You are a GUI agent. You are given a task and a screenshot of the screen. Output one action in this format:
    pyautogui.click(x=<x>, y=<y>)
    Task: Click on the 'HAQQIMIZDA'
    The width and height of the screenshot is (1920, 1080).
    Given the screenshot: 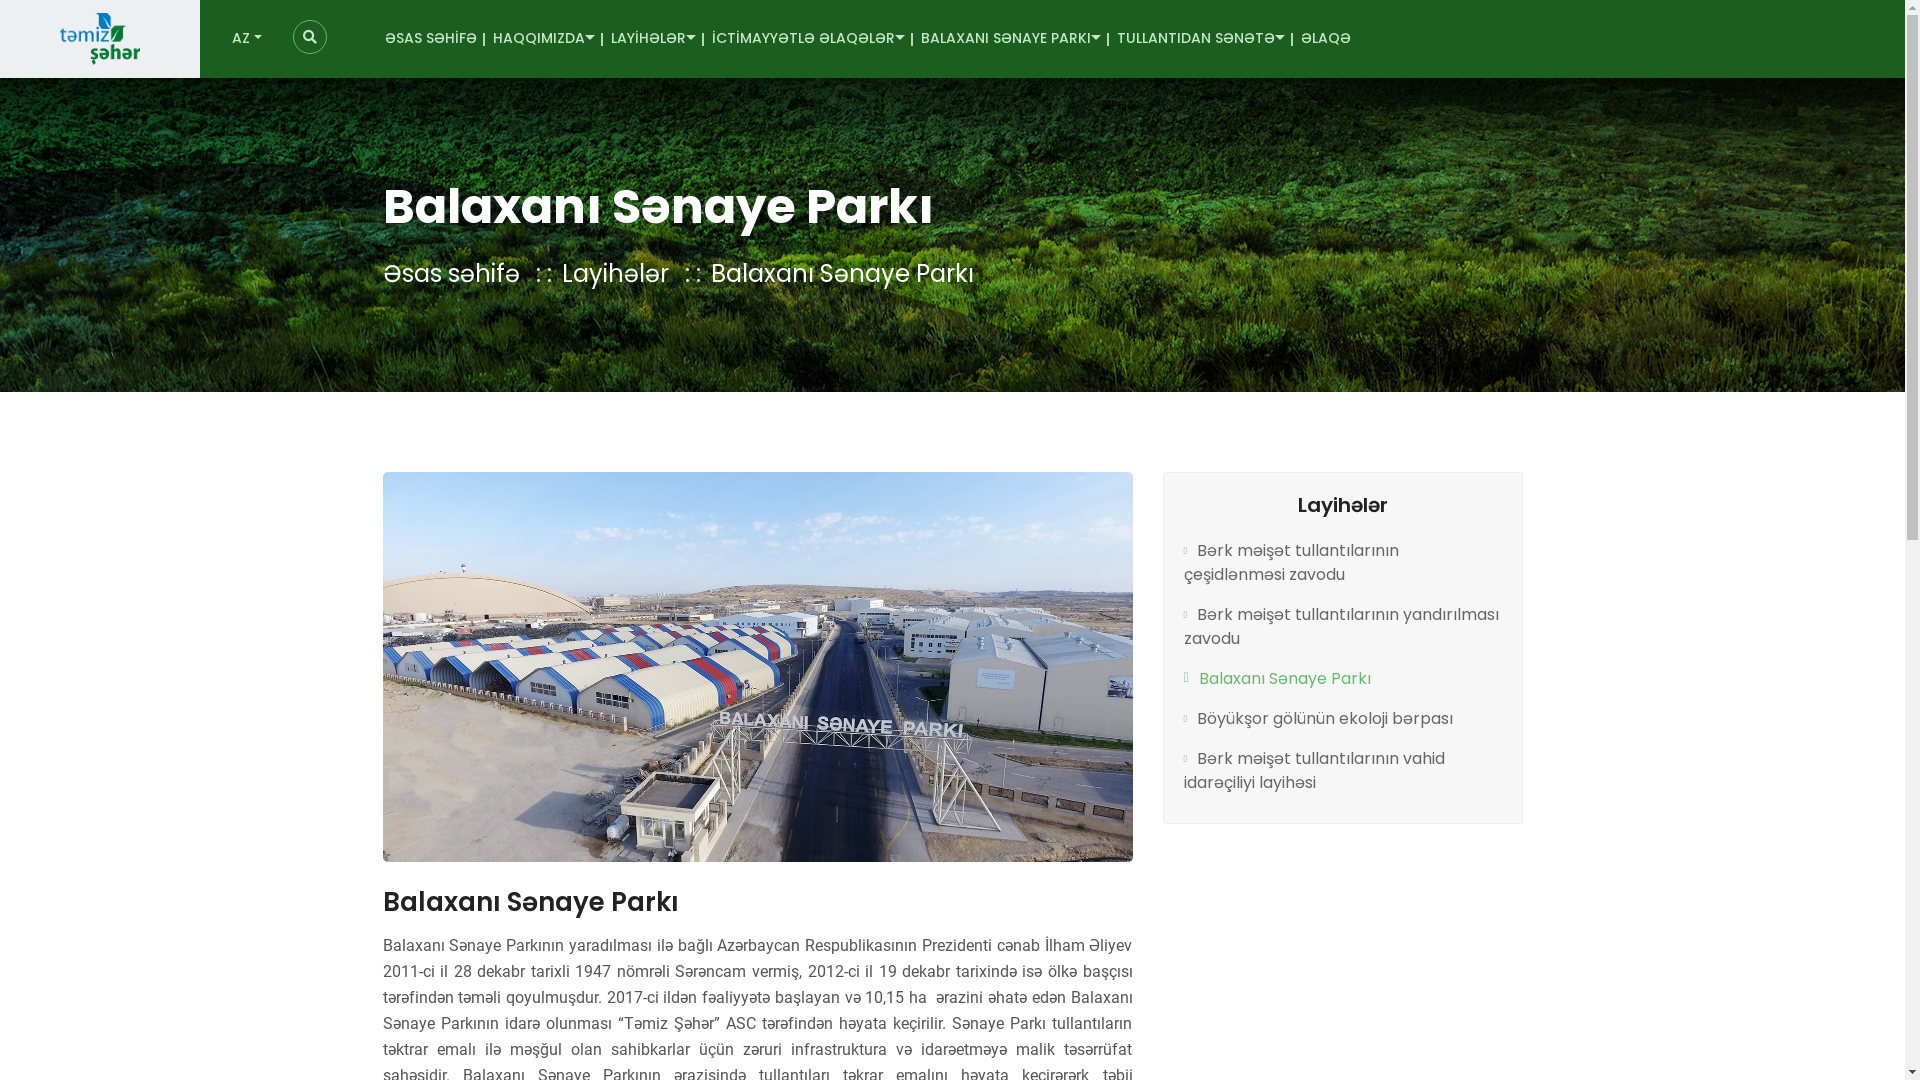 What is the action you would take?
    pyautogui.click(x=484, y=39)
    